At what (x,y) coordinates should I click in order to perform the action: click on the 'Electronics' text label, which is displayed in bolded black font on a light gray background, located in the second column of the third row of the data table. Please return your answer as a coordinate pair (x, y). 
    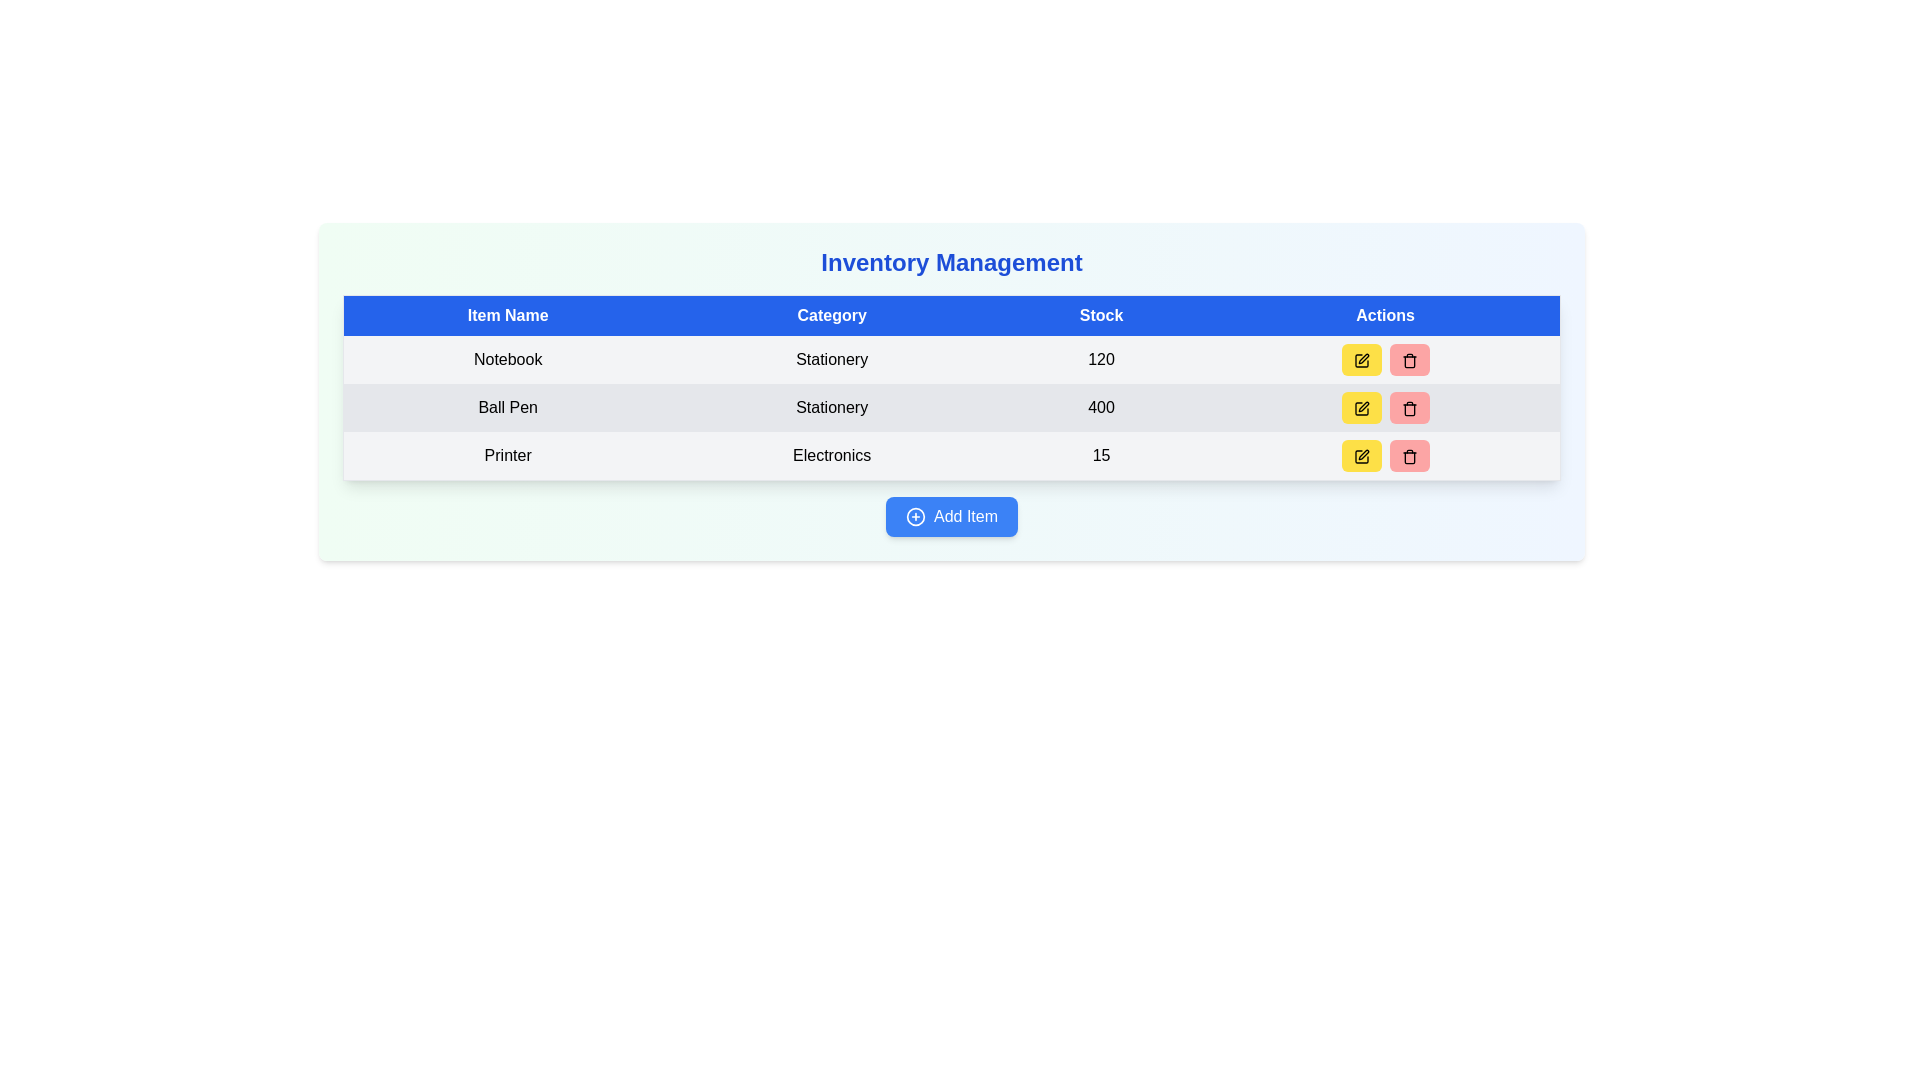
    Looking at the image, I should click on (832, 456).